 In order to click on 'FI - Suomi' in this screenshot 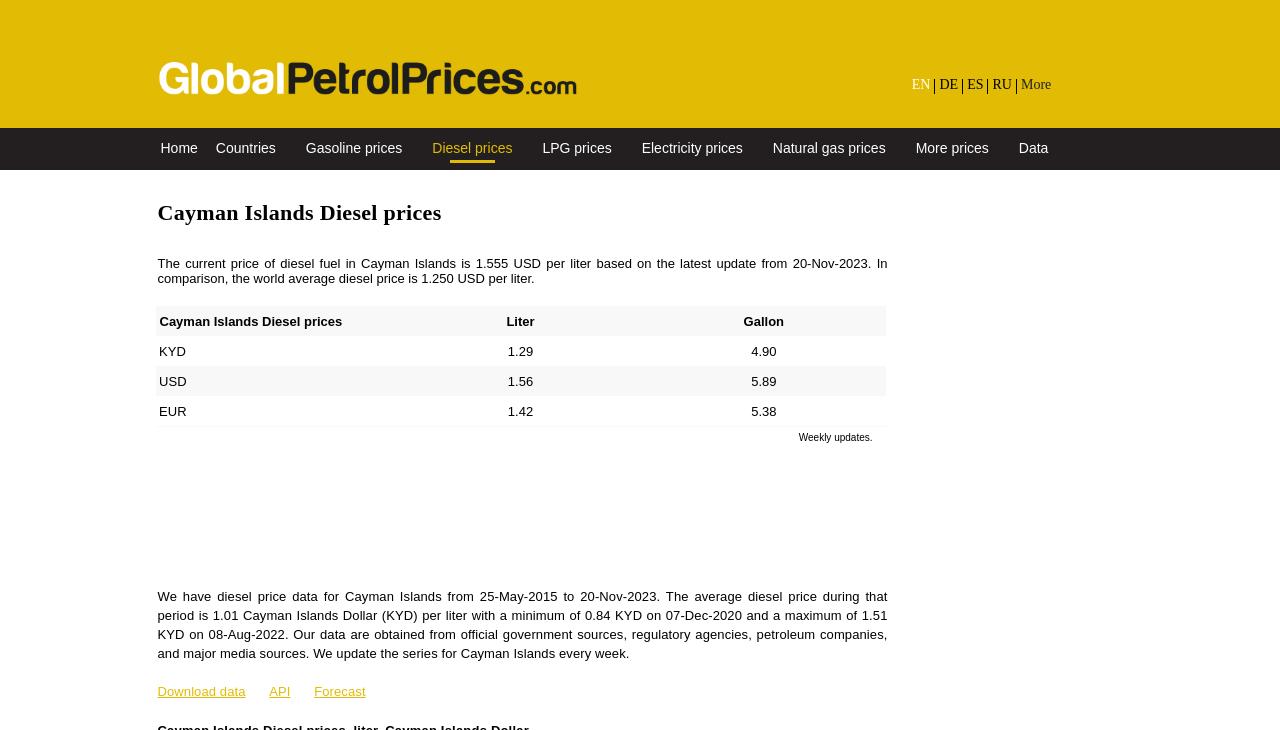, I will do `click(1049, 248)`.